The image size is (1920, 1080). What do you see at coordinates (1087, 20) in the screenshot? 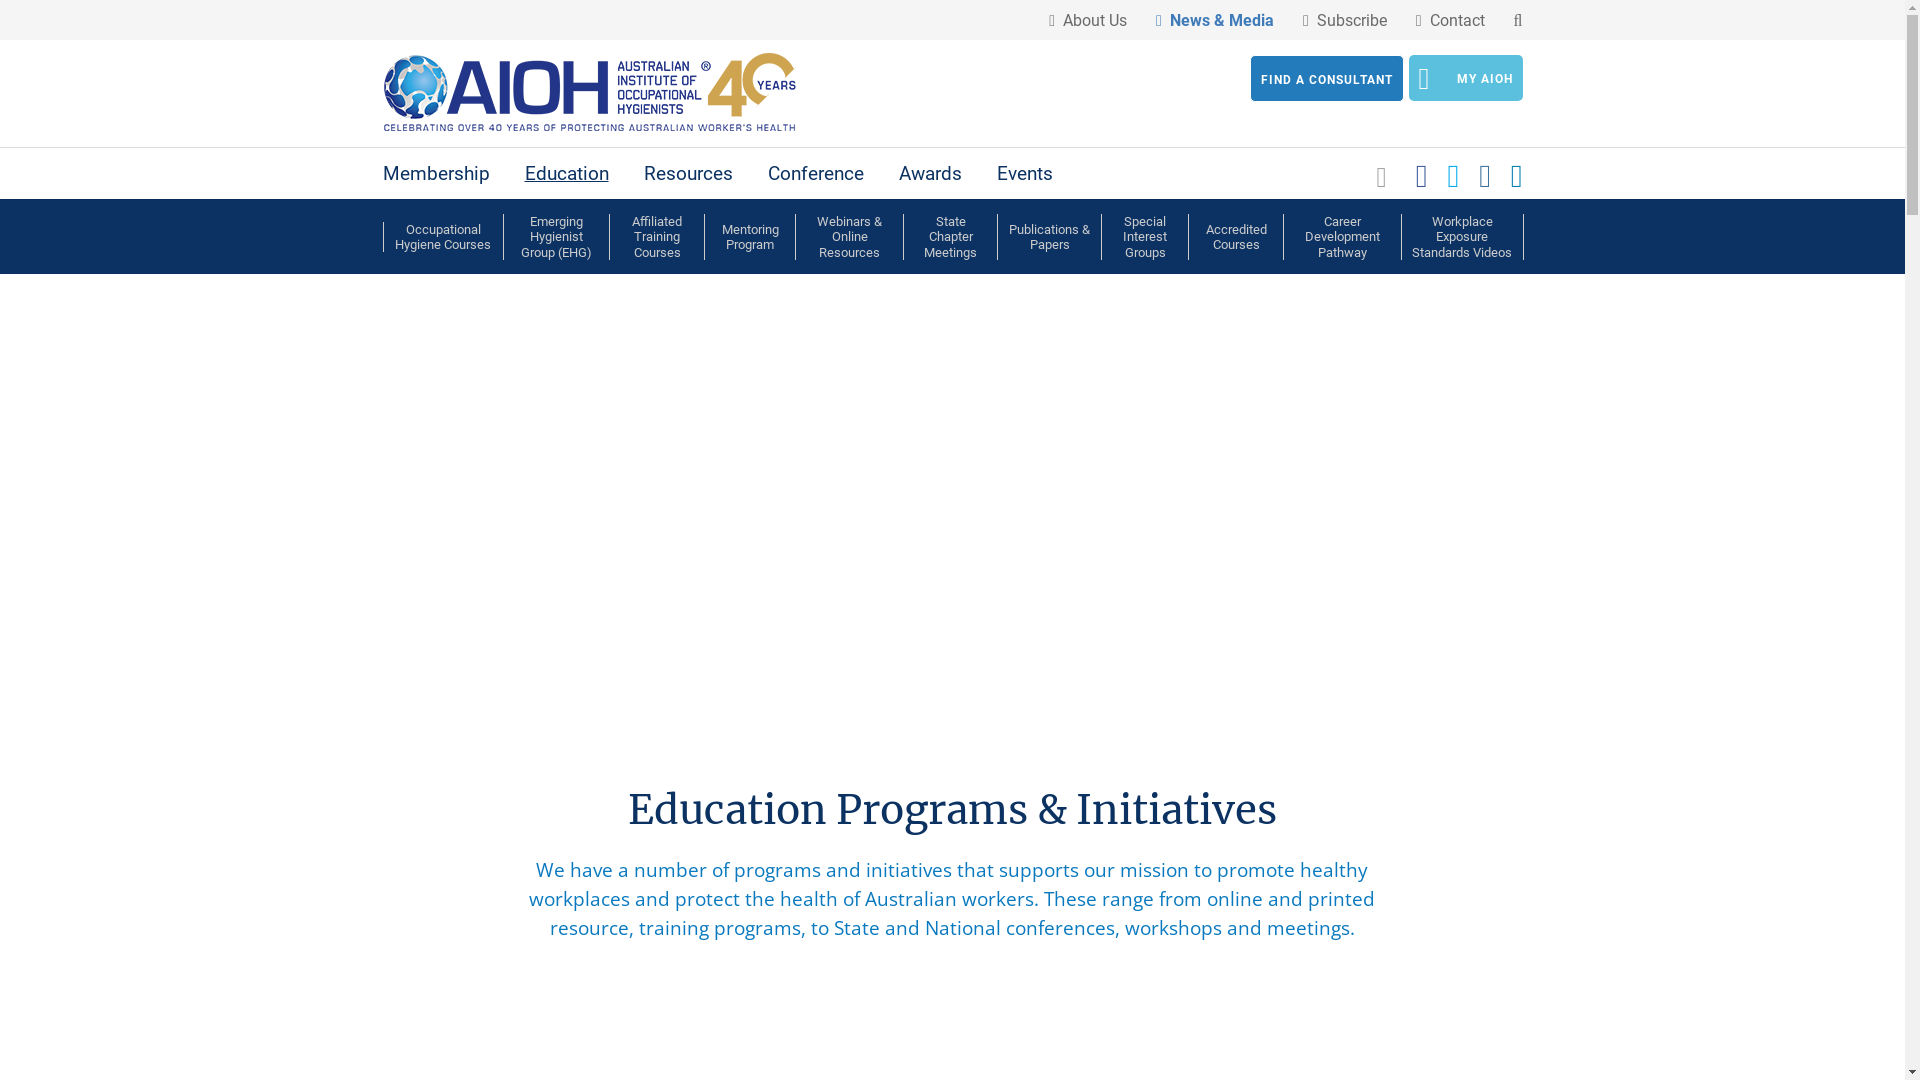
I see `'  About Us'` at bounding box center [1087, 20].